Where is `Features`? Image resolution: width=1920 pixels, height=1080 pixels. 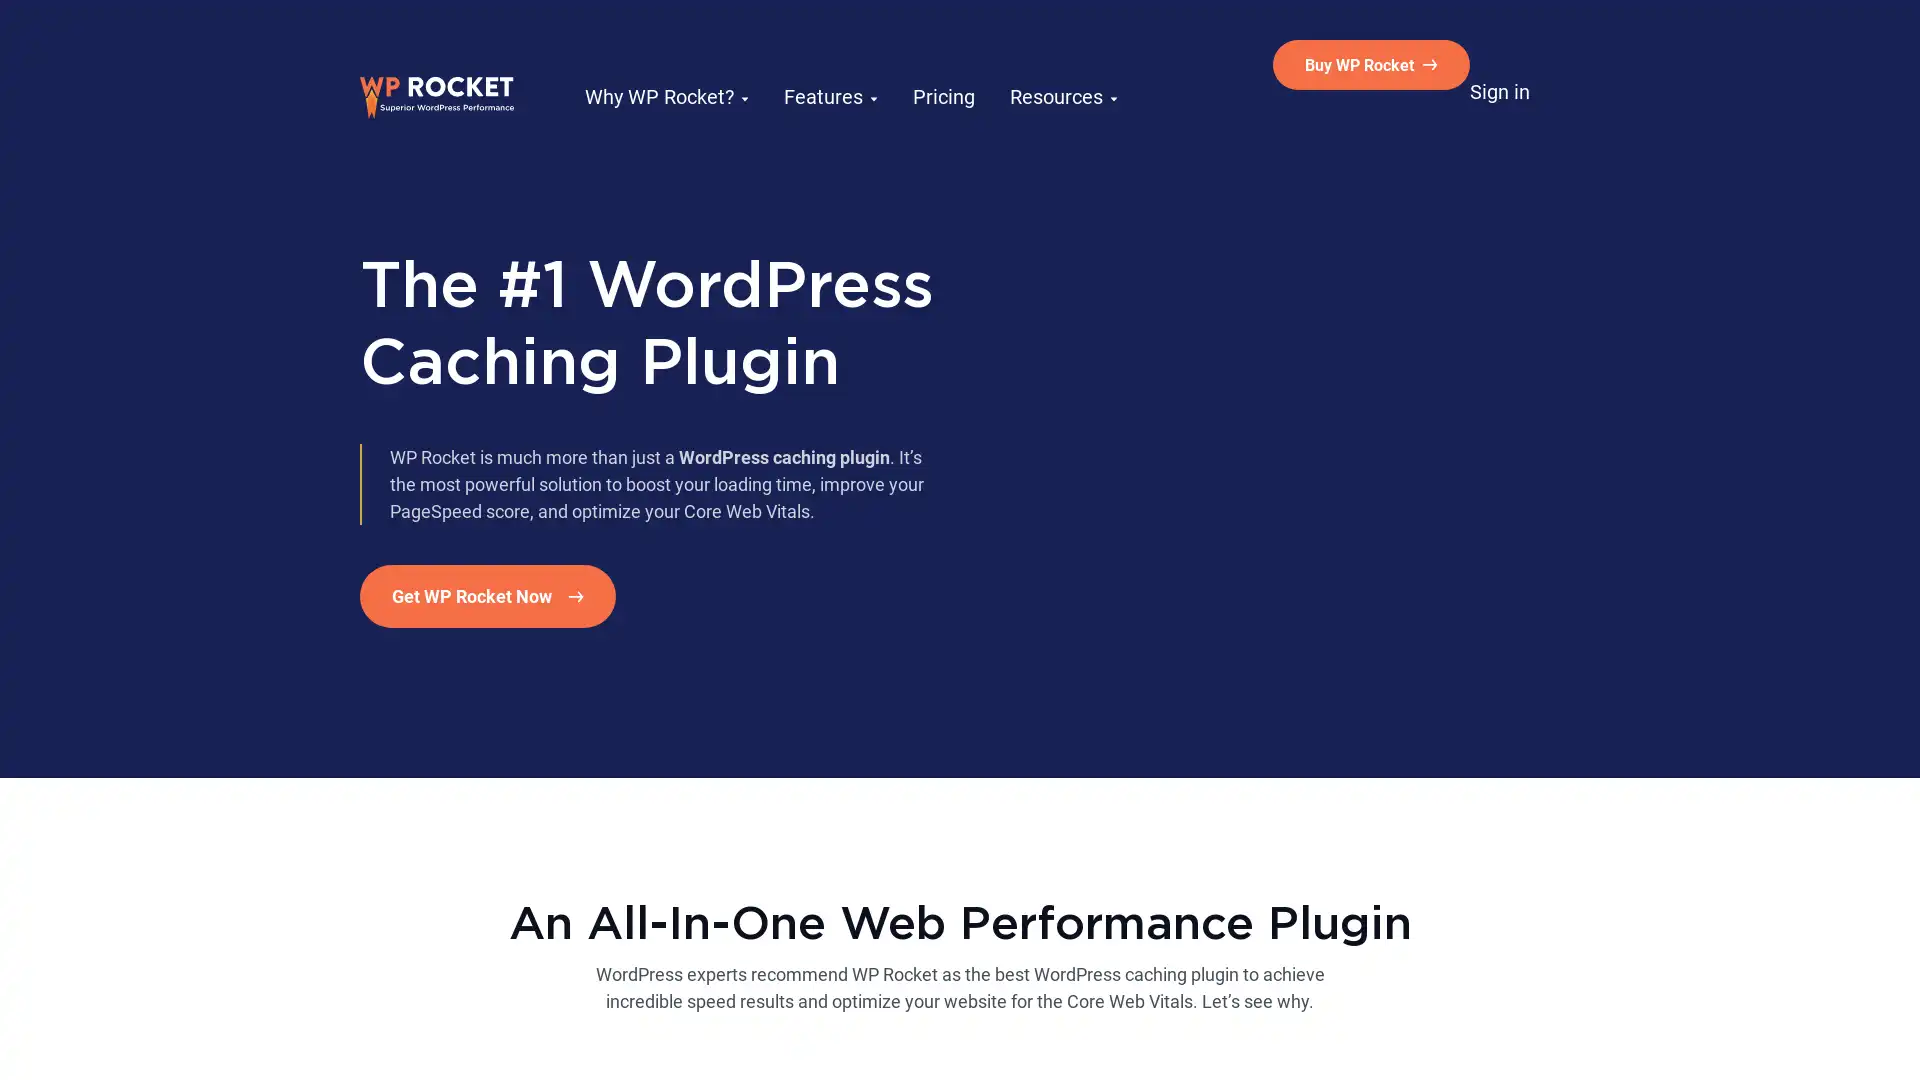 Features is located at coordinates (811, 64).